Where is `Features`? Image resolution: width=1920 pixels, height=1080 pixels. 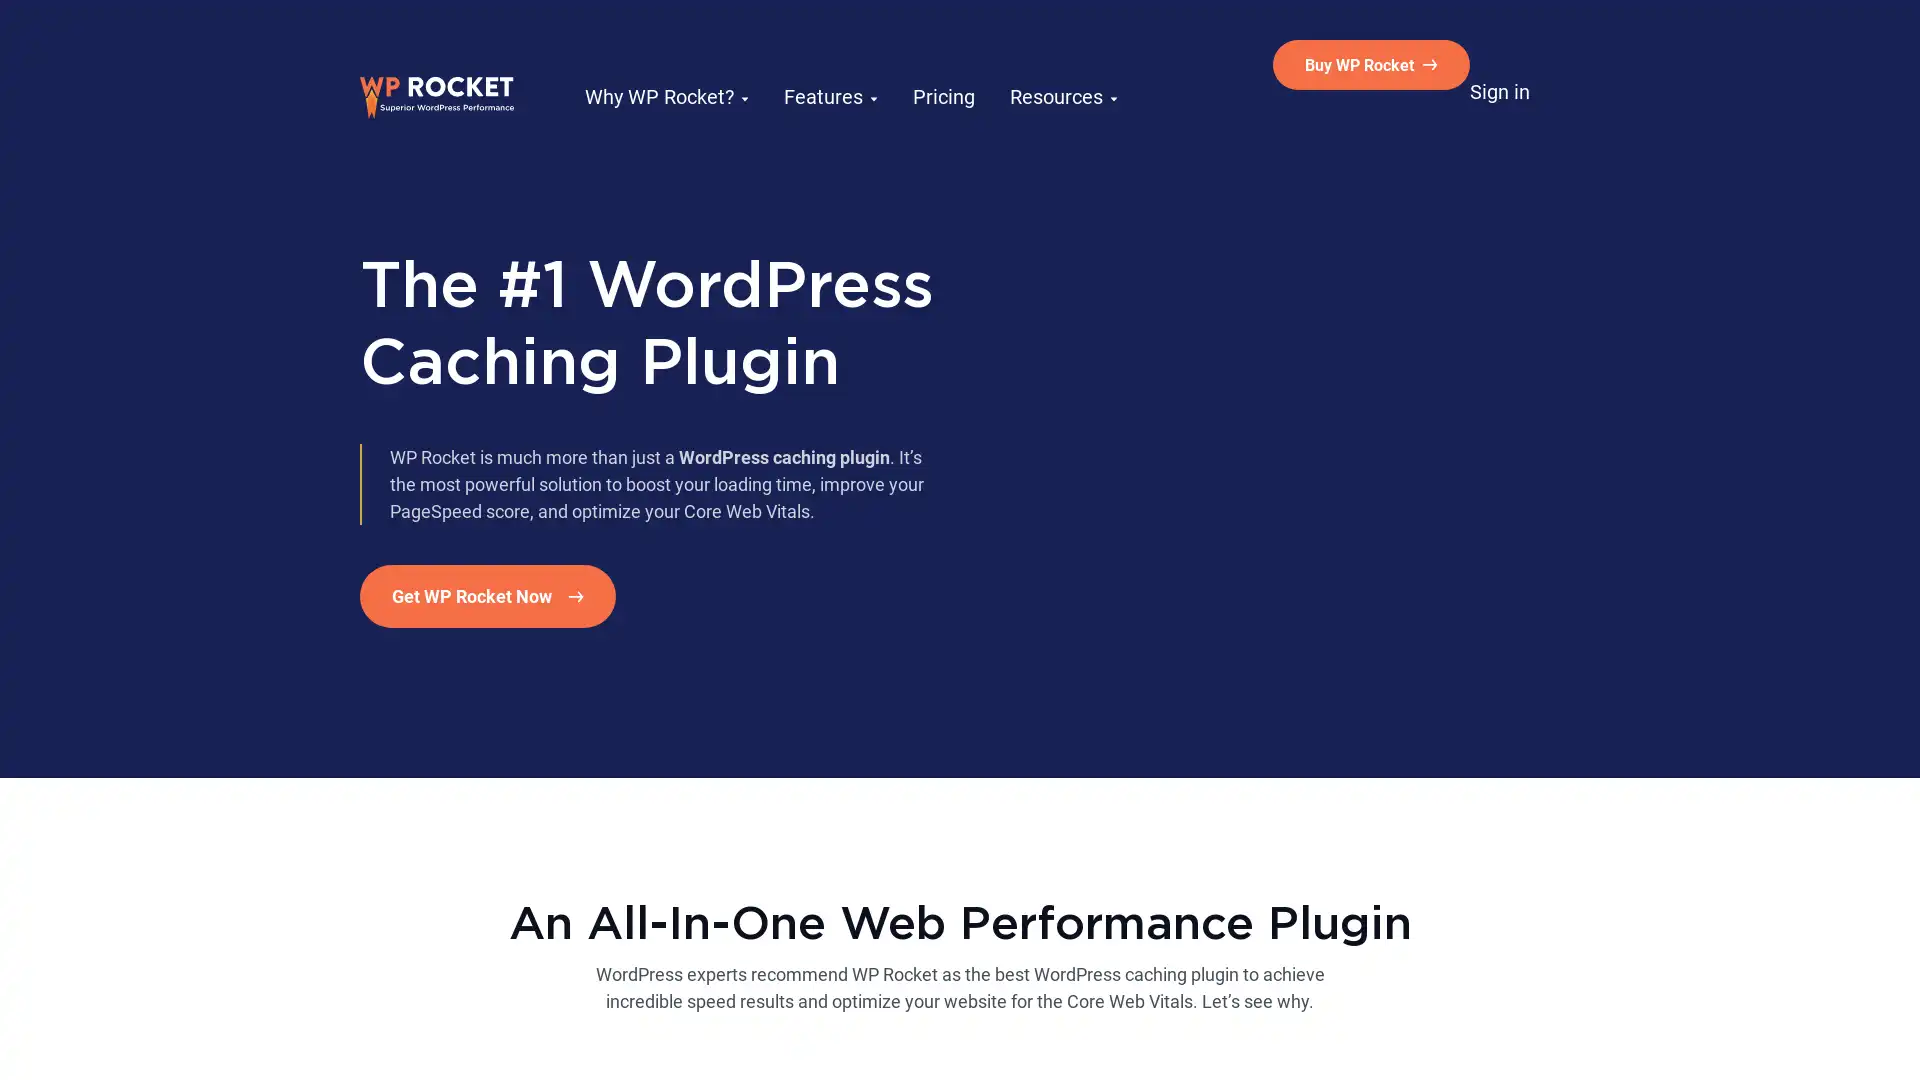 Features is located at coordinates (811, 64).